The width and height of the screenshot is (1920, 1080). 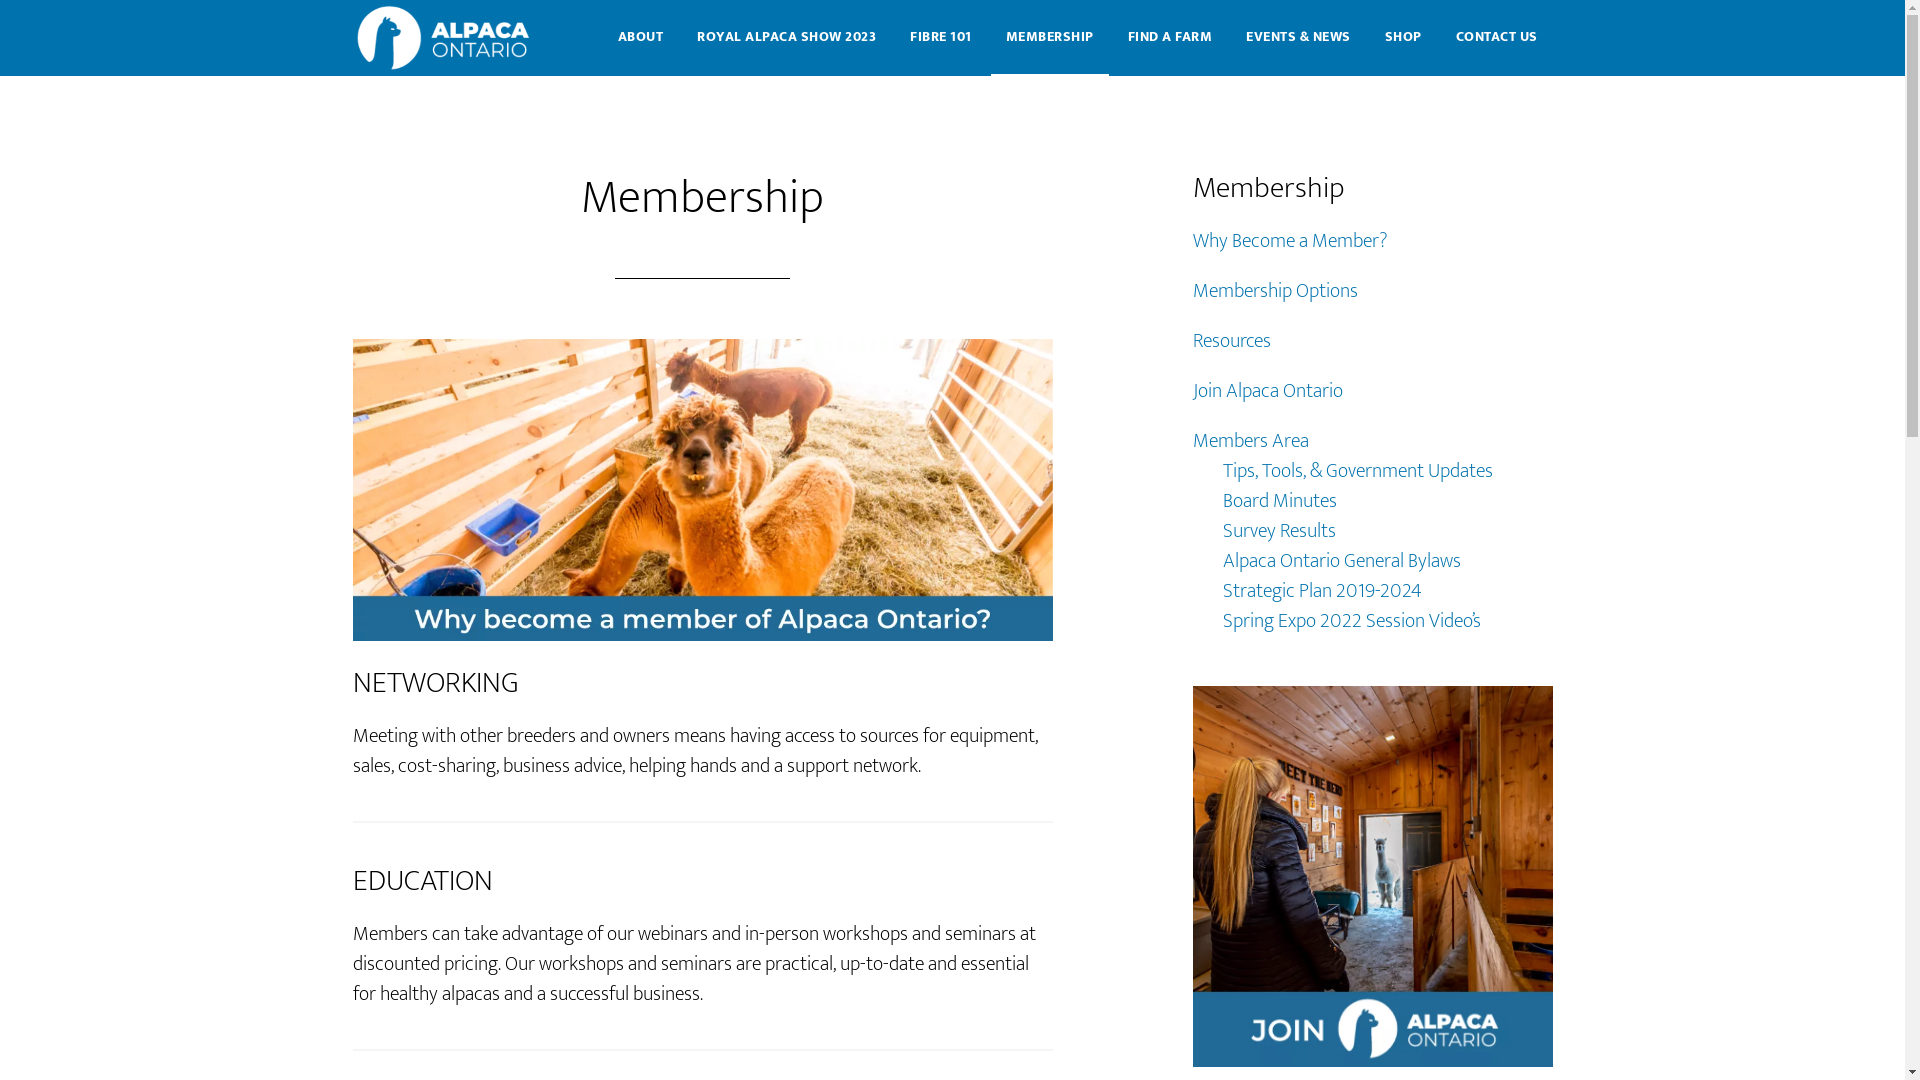 I want to click on 'Board Minutes', so click(x=1277, y=500).